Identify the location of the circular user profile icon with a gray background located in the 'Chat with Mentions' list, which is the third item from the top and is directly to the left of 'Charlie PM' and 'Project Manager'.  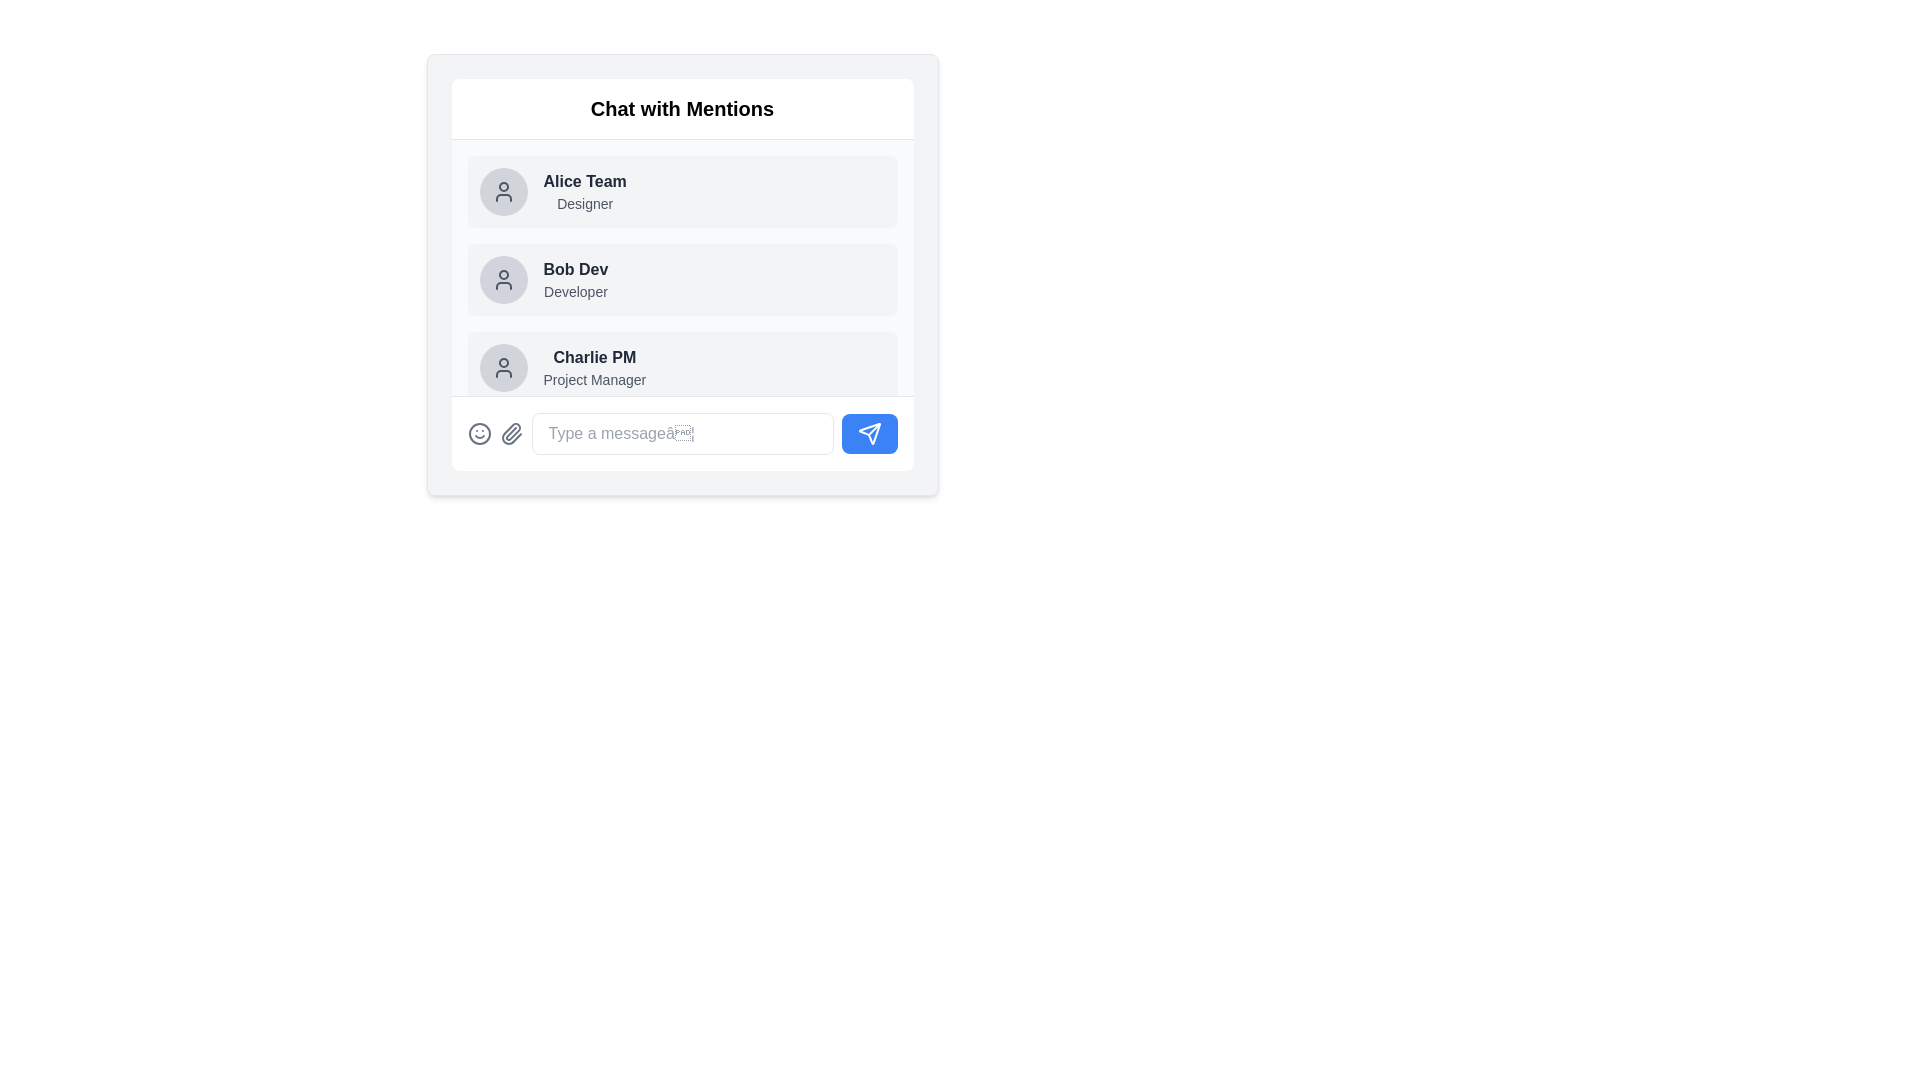
(503, 367).